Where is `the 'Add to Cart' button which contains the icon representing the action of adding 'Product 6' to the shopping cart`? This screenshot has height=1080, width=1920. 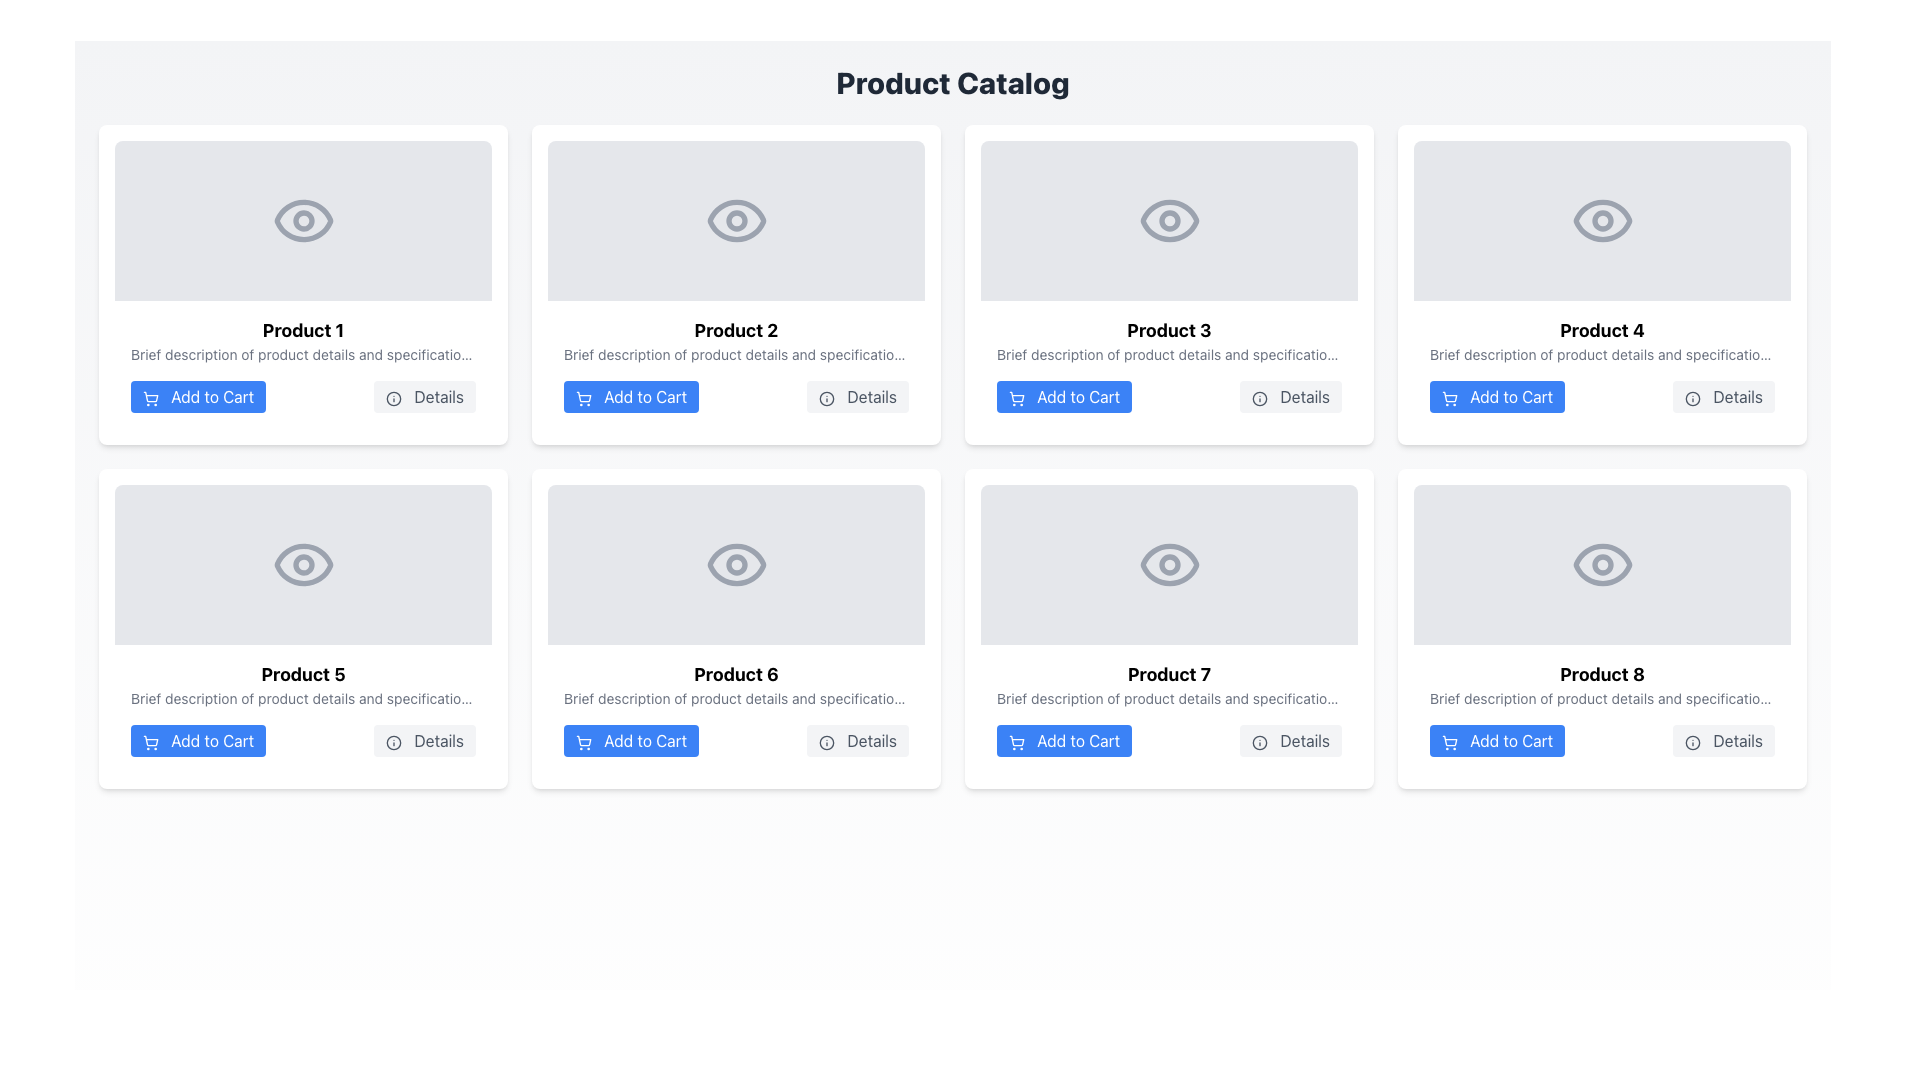
the 'Add to Cart' button which contains the icon representing the action of adding 'Product 6' to the shopping cart is located at coordinates (583, 740).